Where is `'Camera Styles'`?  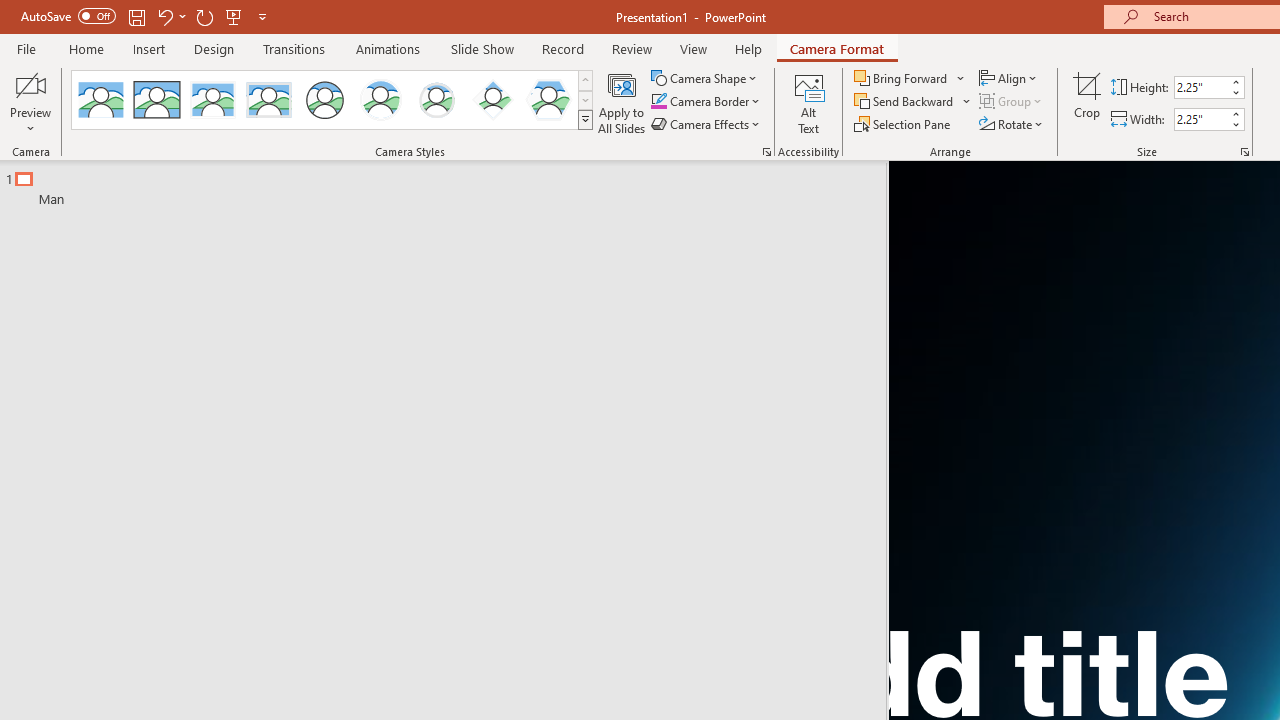
'Camera Styles' is located at coordinates (584, 120).